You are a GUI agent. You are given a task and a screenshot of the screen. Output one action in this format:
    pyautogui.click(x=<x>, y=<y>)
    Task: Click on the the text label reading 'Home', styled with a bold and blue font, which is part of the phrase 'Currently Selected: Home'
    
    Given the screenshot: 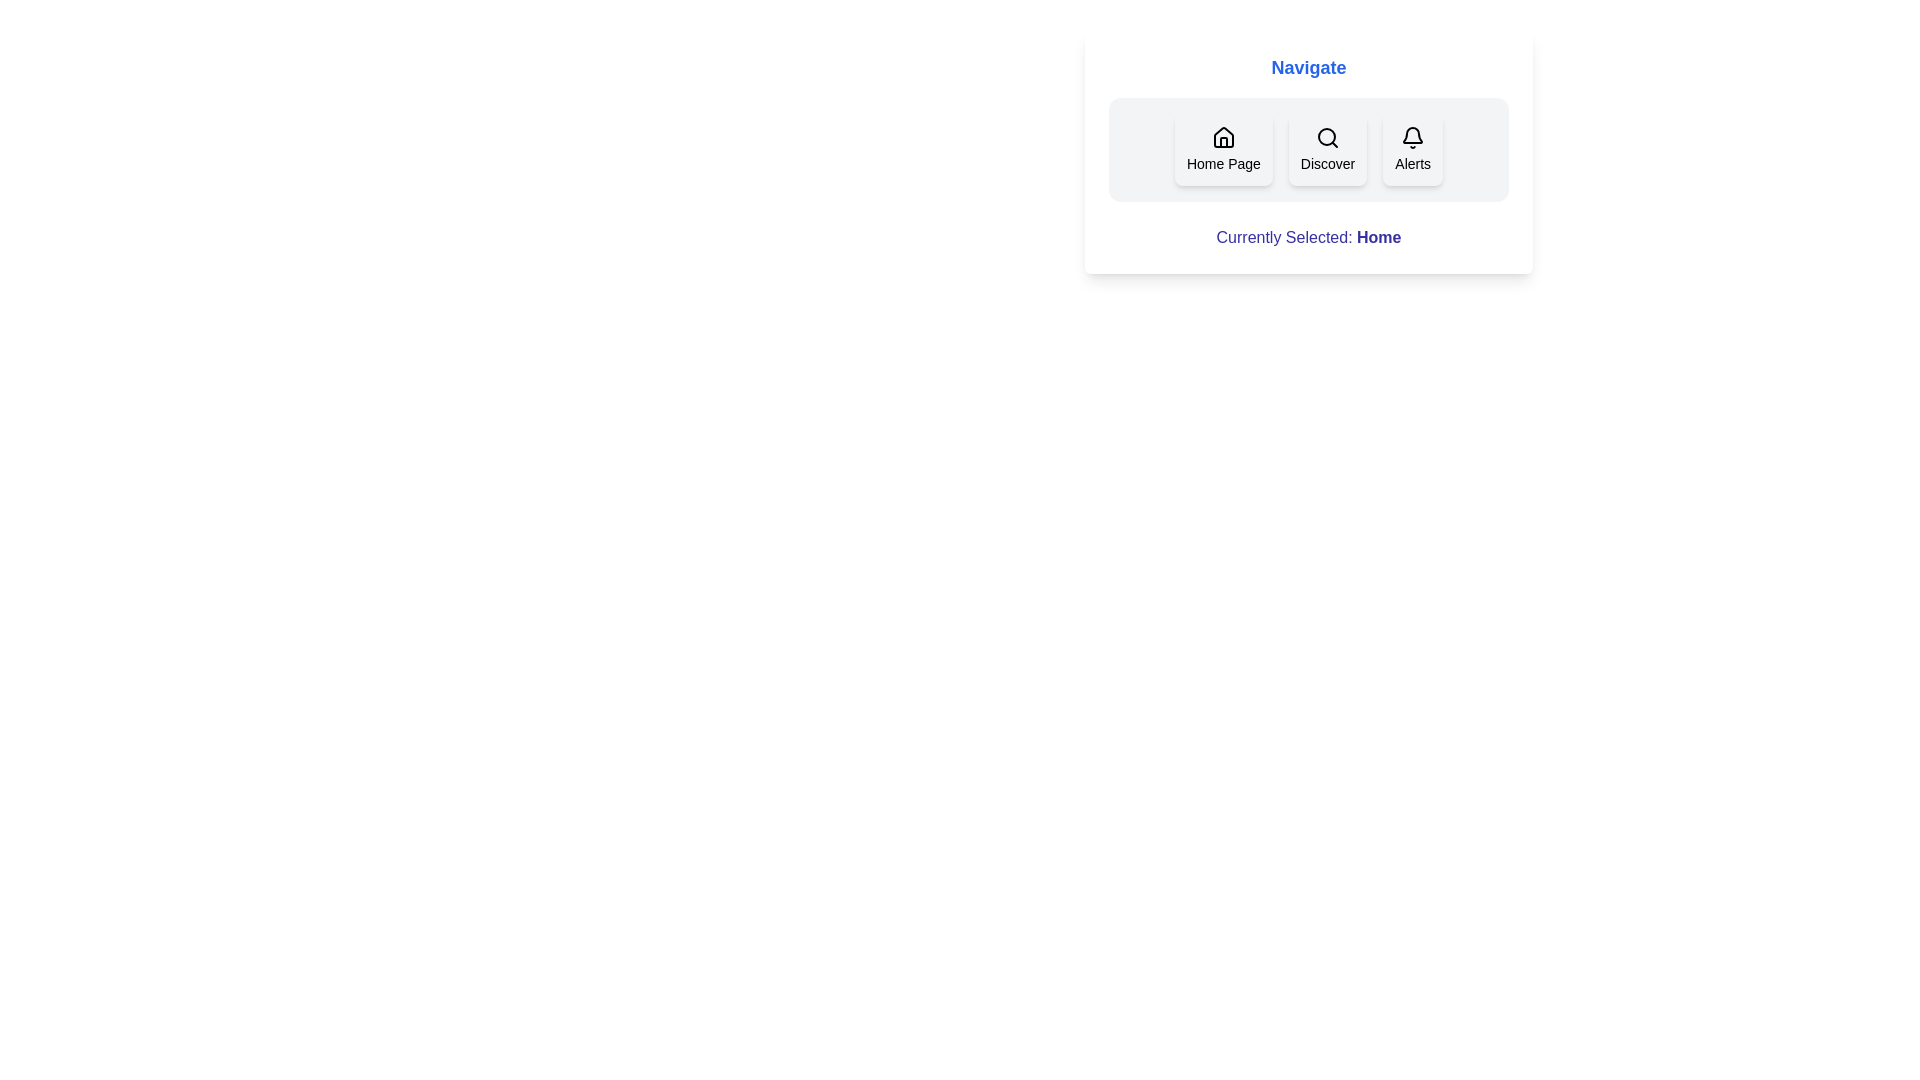 What is the action you would take?
    pyautogui.click(x=1378, y=236)
    